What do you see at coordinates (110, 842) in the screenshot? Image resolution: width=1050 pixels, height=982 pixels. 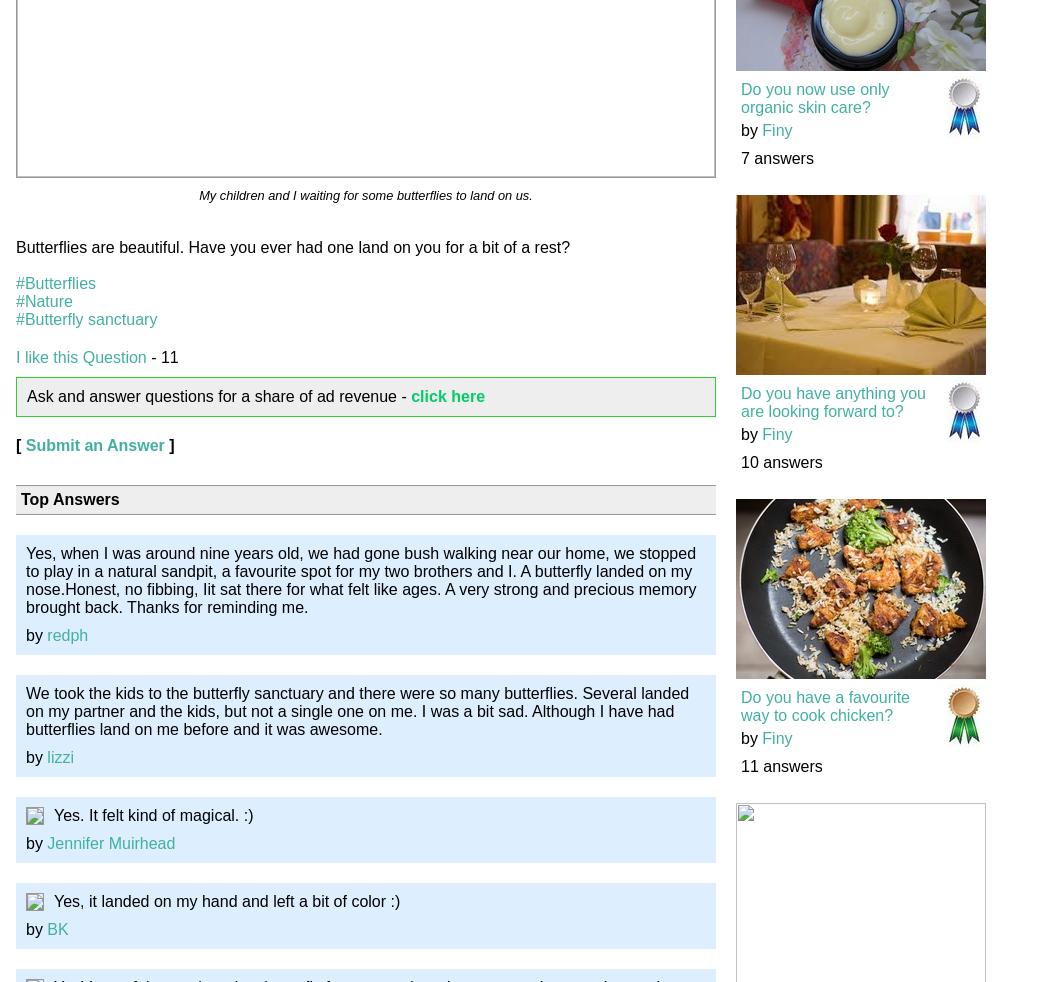 I see `'Jennifer Muirhead'` at bounding box center [110, 842].